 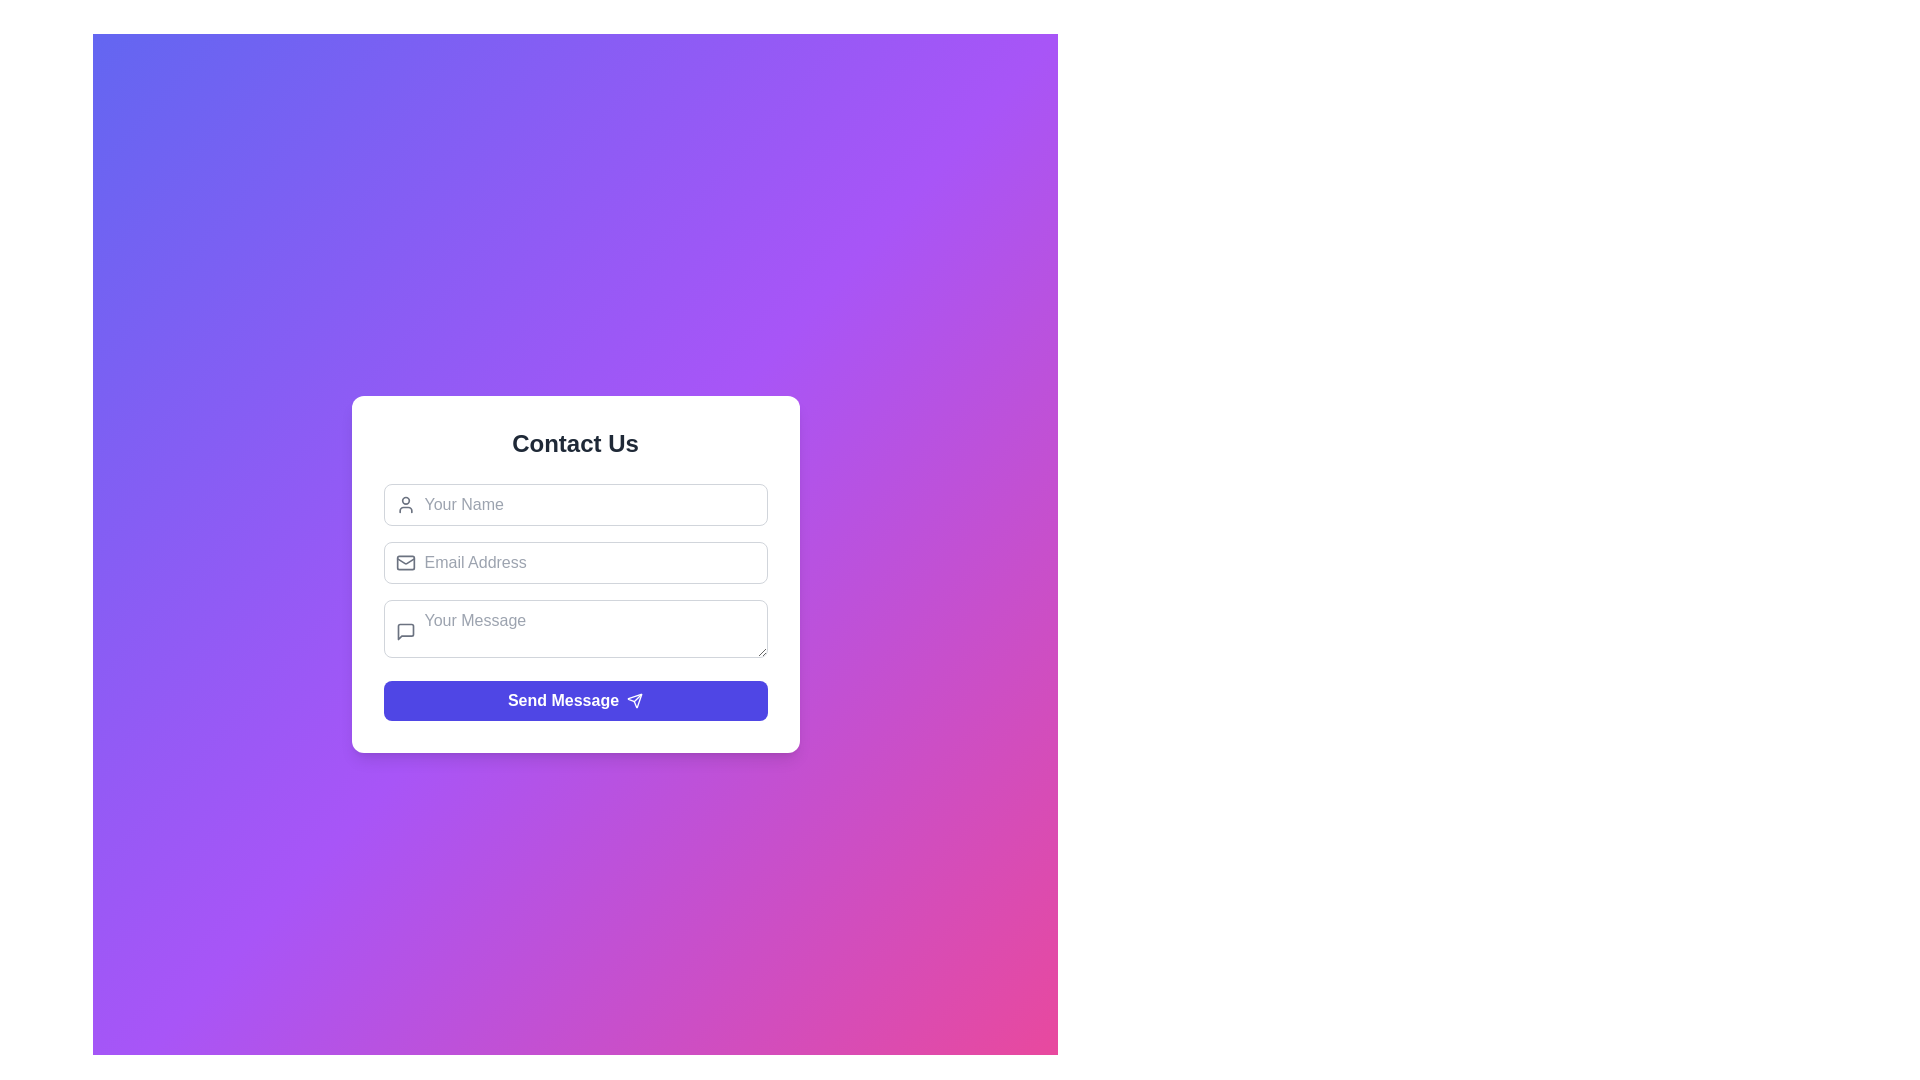 What do you see at coordinates (404, 503) in the screenshot?
I see `the gray user profile SVG icon located inside the 'Your Name' input field, positioned on the left side of the input box` at bounding box center [404, 503].